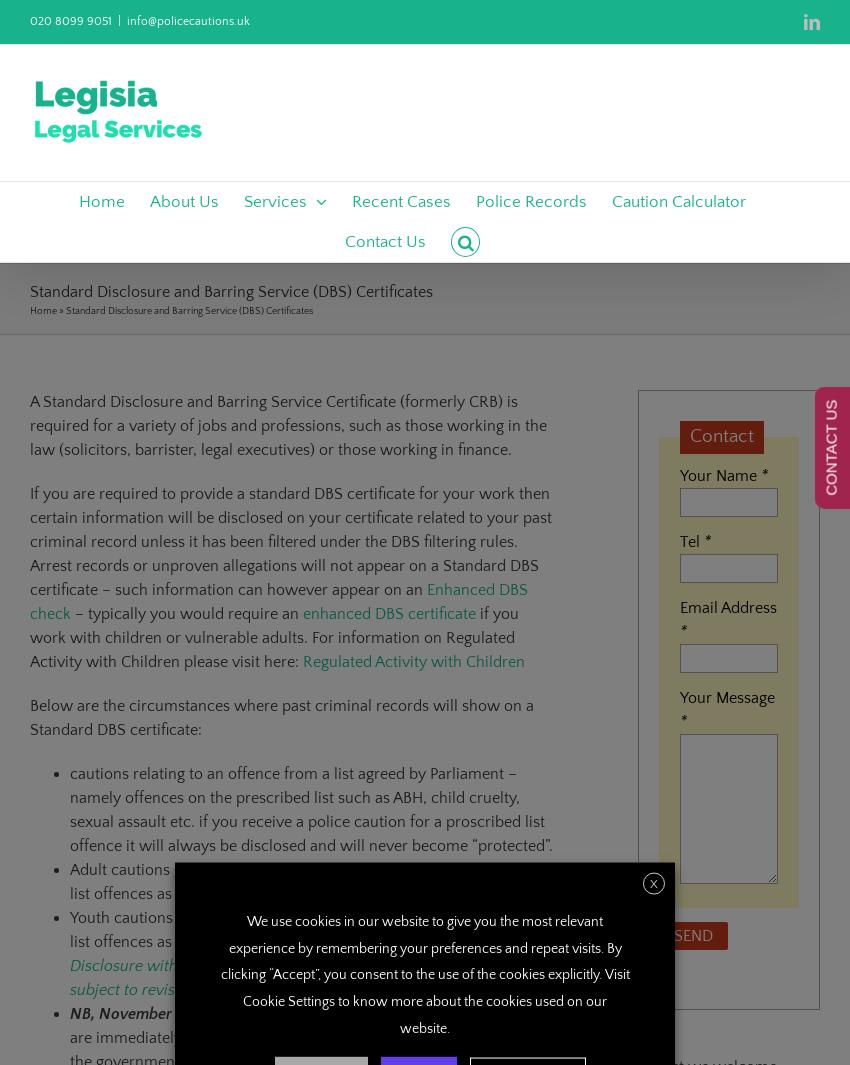 Image resolution: width=850 pixels, height=1065 pixels. Describe the element at coordinates (339, 514) in the screenshot. I see `'Removing a Restraining Order'` at that location.